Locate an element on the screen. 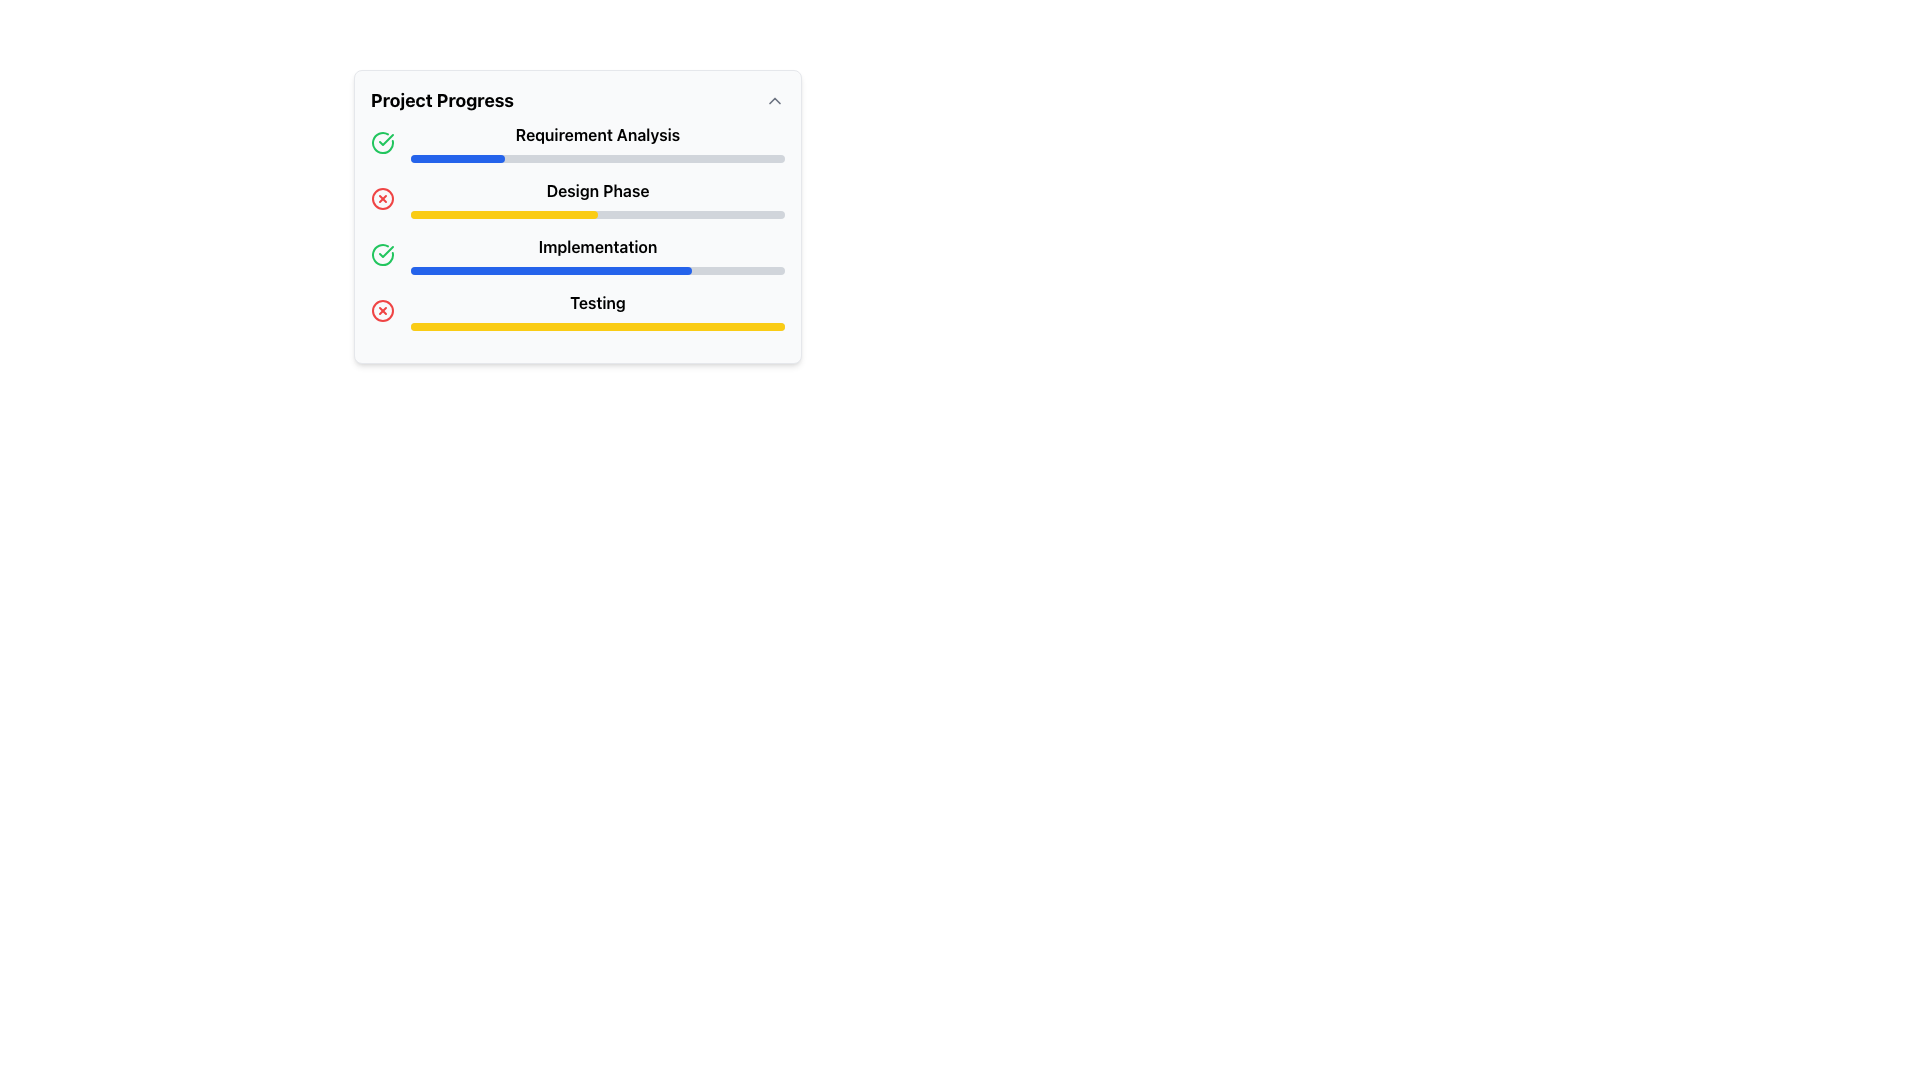  the Progress bar with text label that indicates the status of the Implementation phase in the Project Progress section is located at coordinates (597, 253).